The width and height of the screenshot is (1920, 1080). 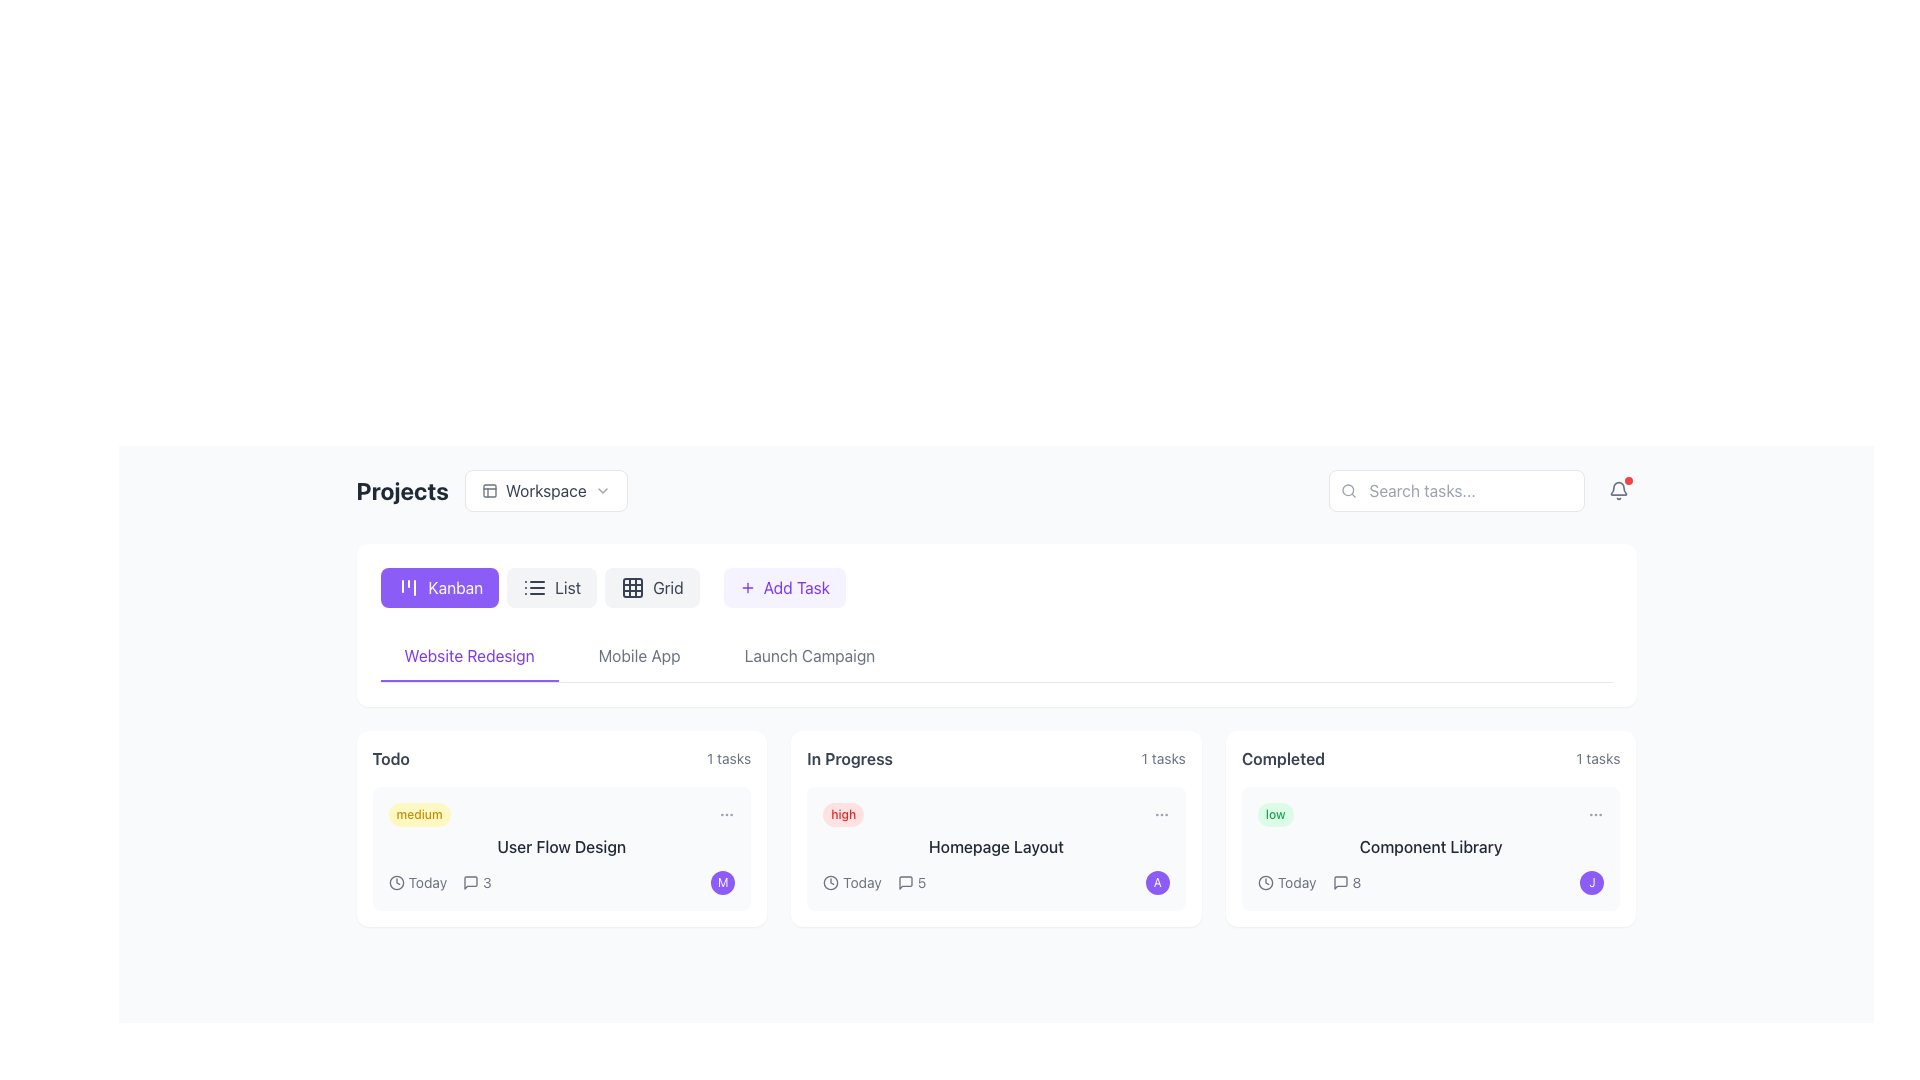 I want to click on the comment count text in the 'Todo' card of the 'Website Redesign' Kanban board, so click(x=487, y=882).